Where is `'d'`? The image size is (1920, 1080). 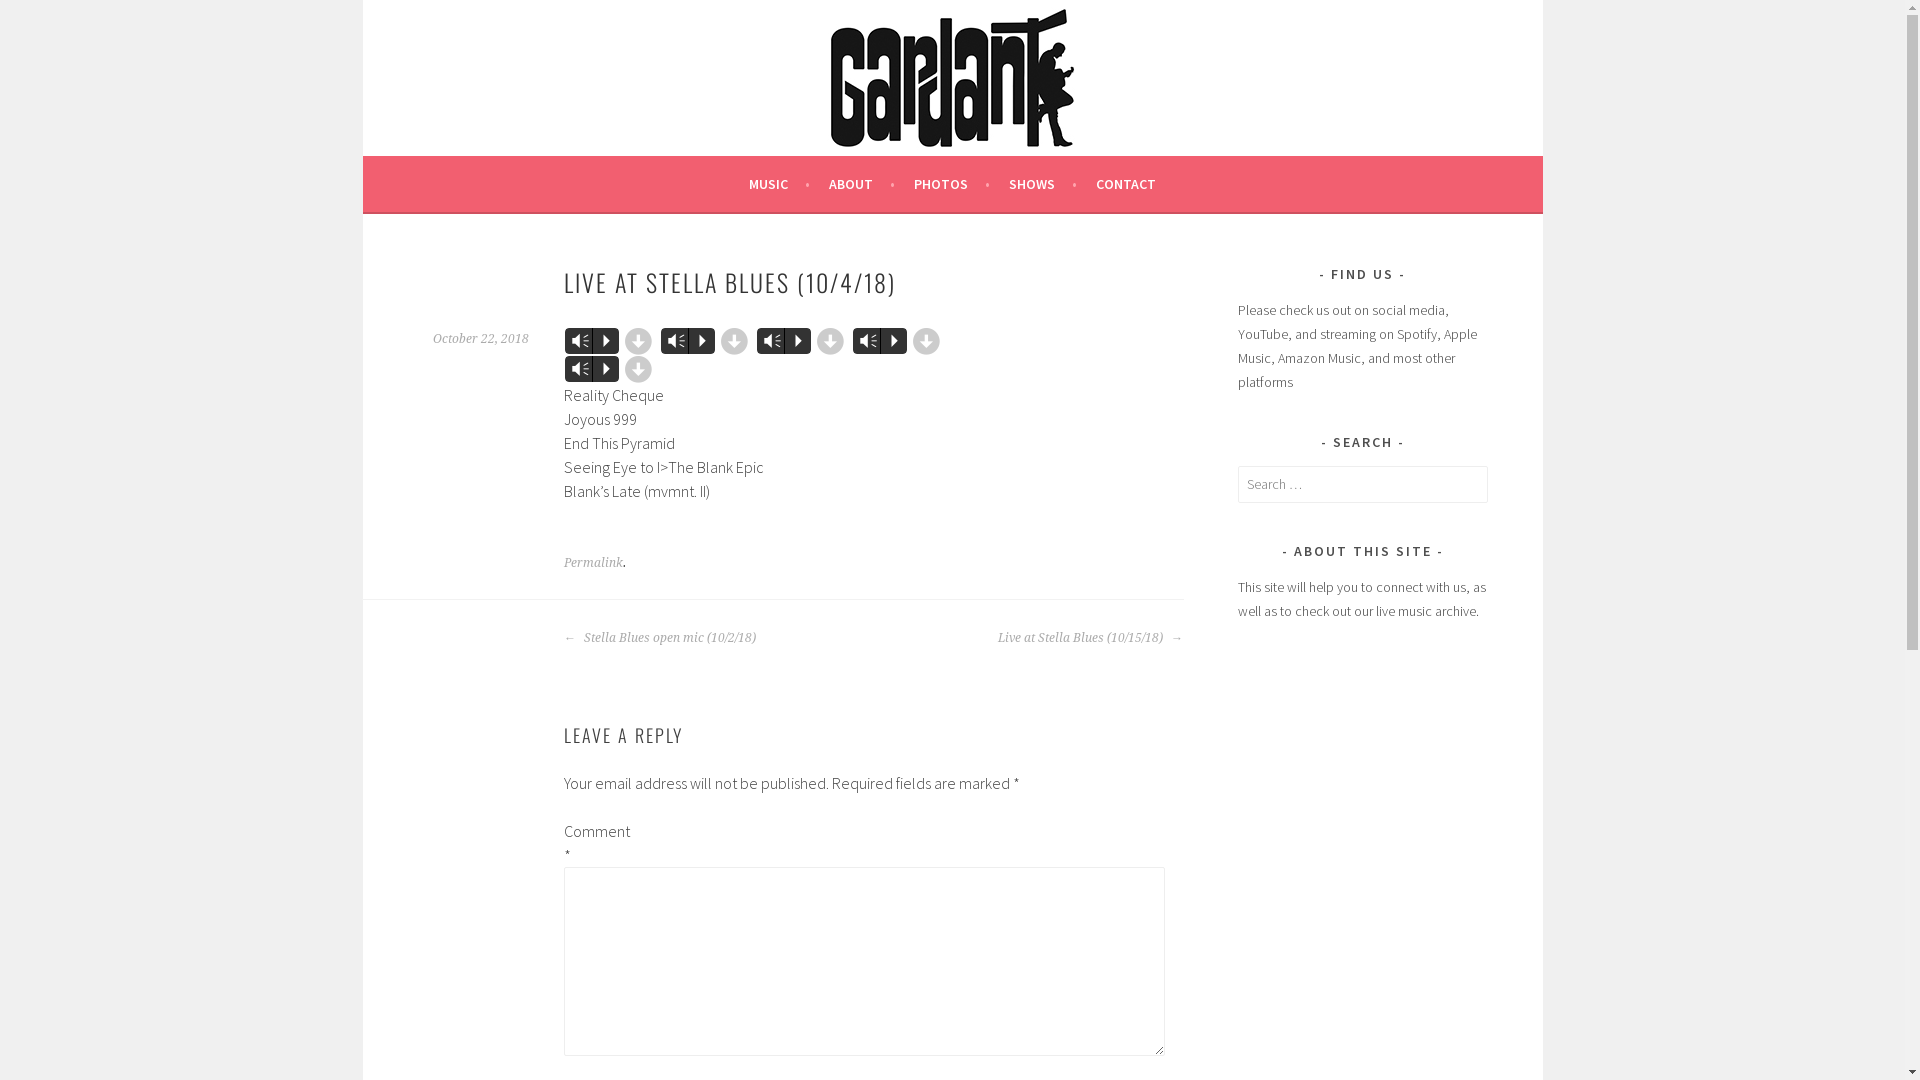
'd' is located at coordinates (637, 339).